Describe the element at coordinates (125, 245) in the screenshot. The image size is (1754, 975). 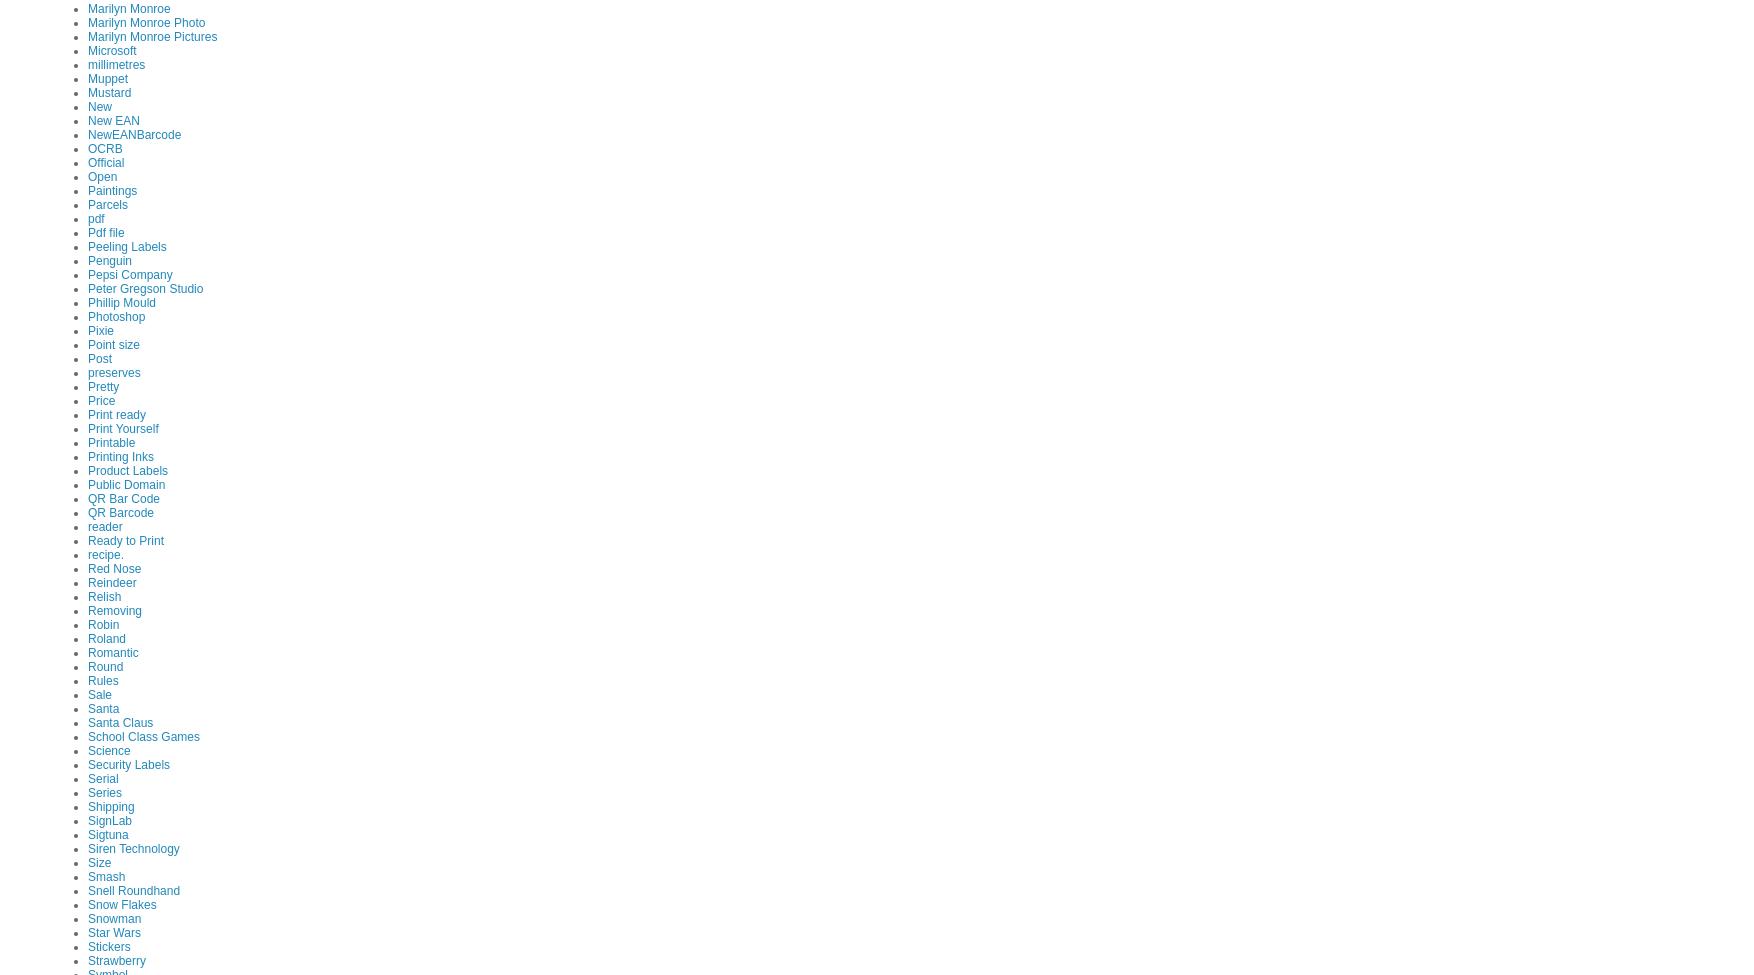
I see `'Peeling Labels'` at that location.